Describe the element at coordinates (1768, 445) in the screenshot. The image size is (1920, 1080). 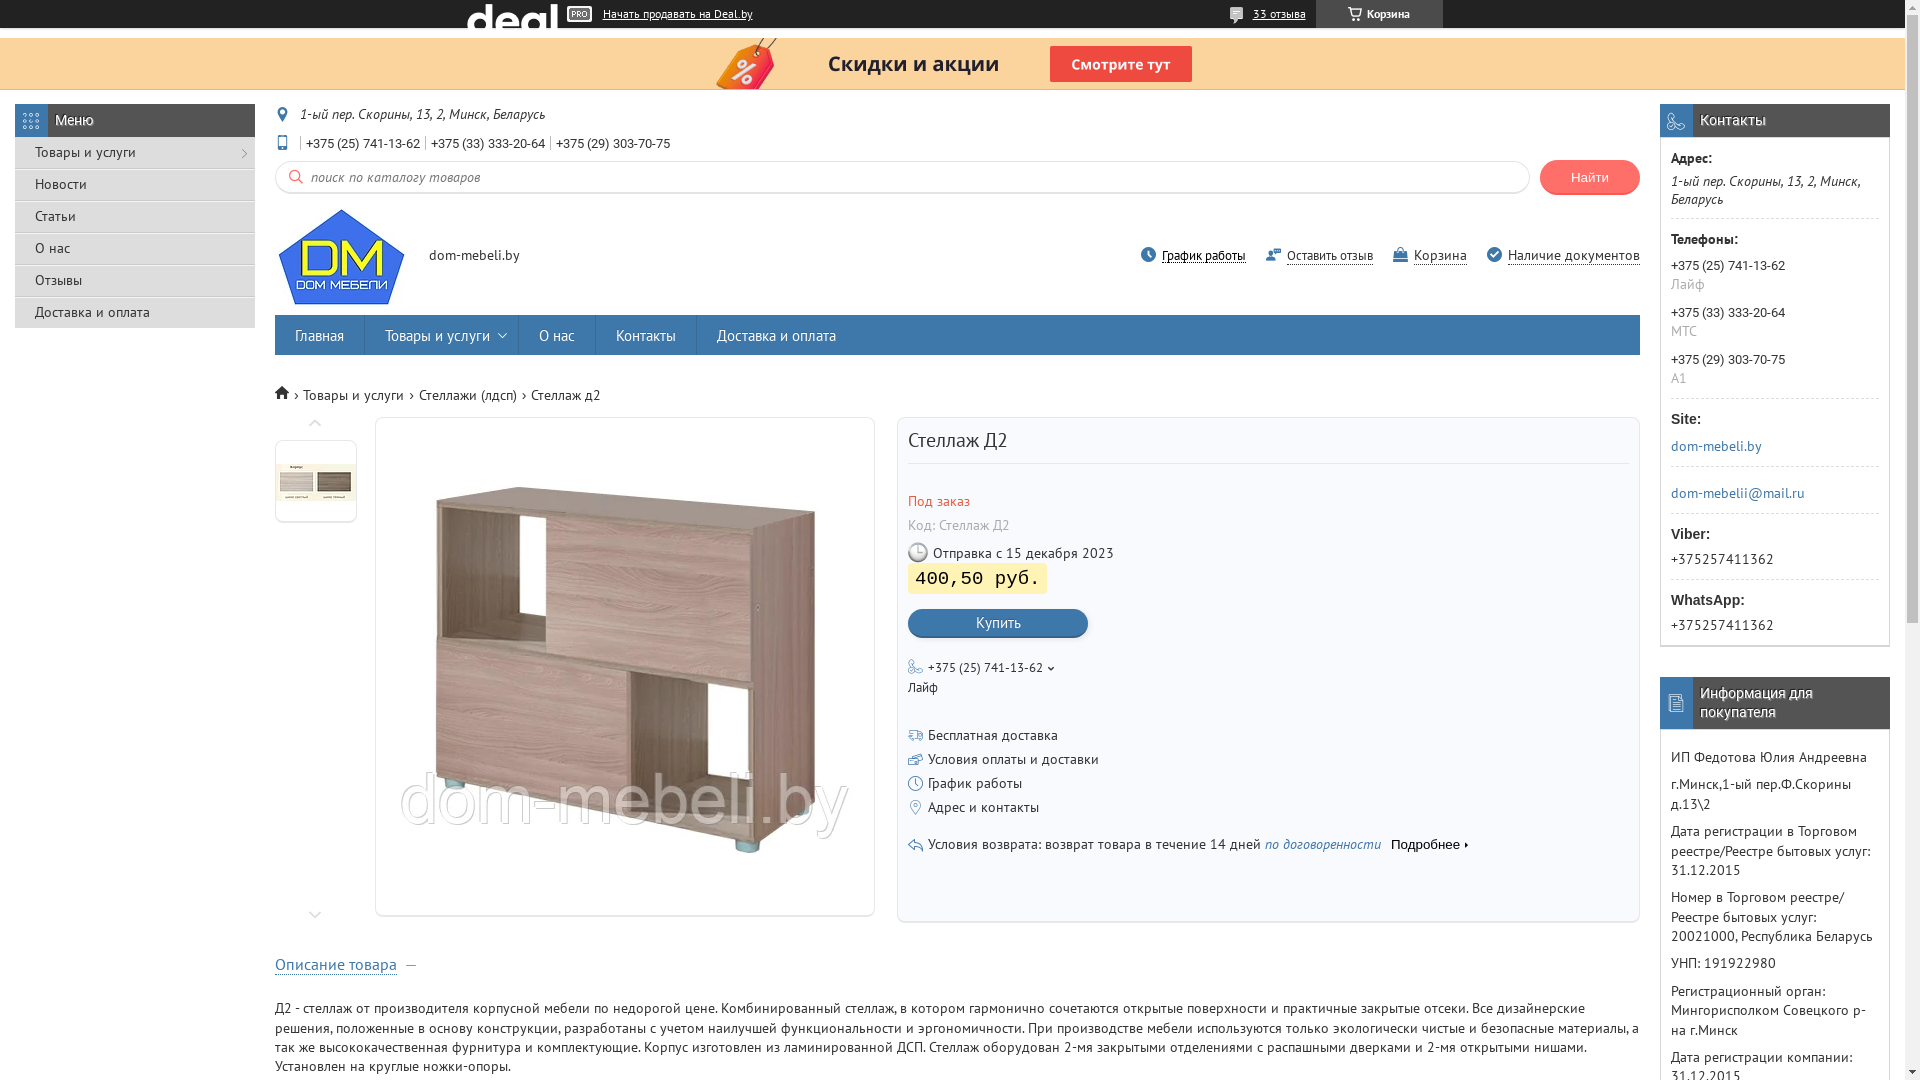
I see `'dom-mebeli.by'` at that location.